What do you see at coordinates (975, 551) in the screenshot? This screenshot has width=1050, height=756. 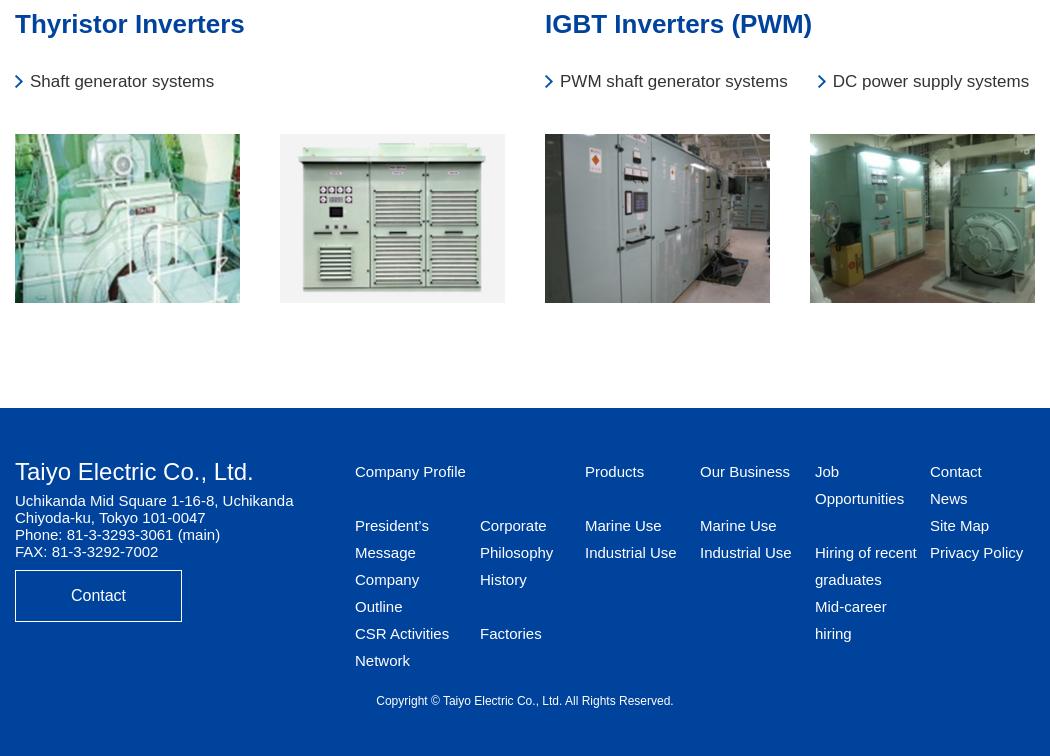 I see `'Privacy Policy'` at bounding box center [975, 551].